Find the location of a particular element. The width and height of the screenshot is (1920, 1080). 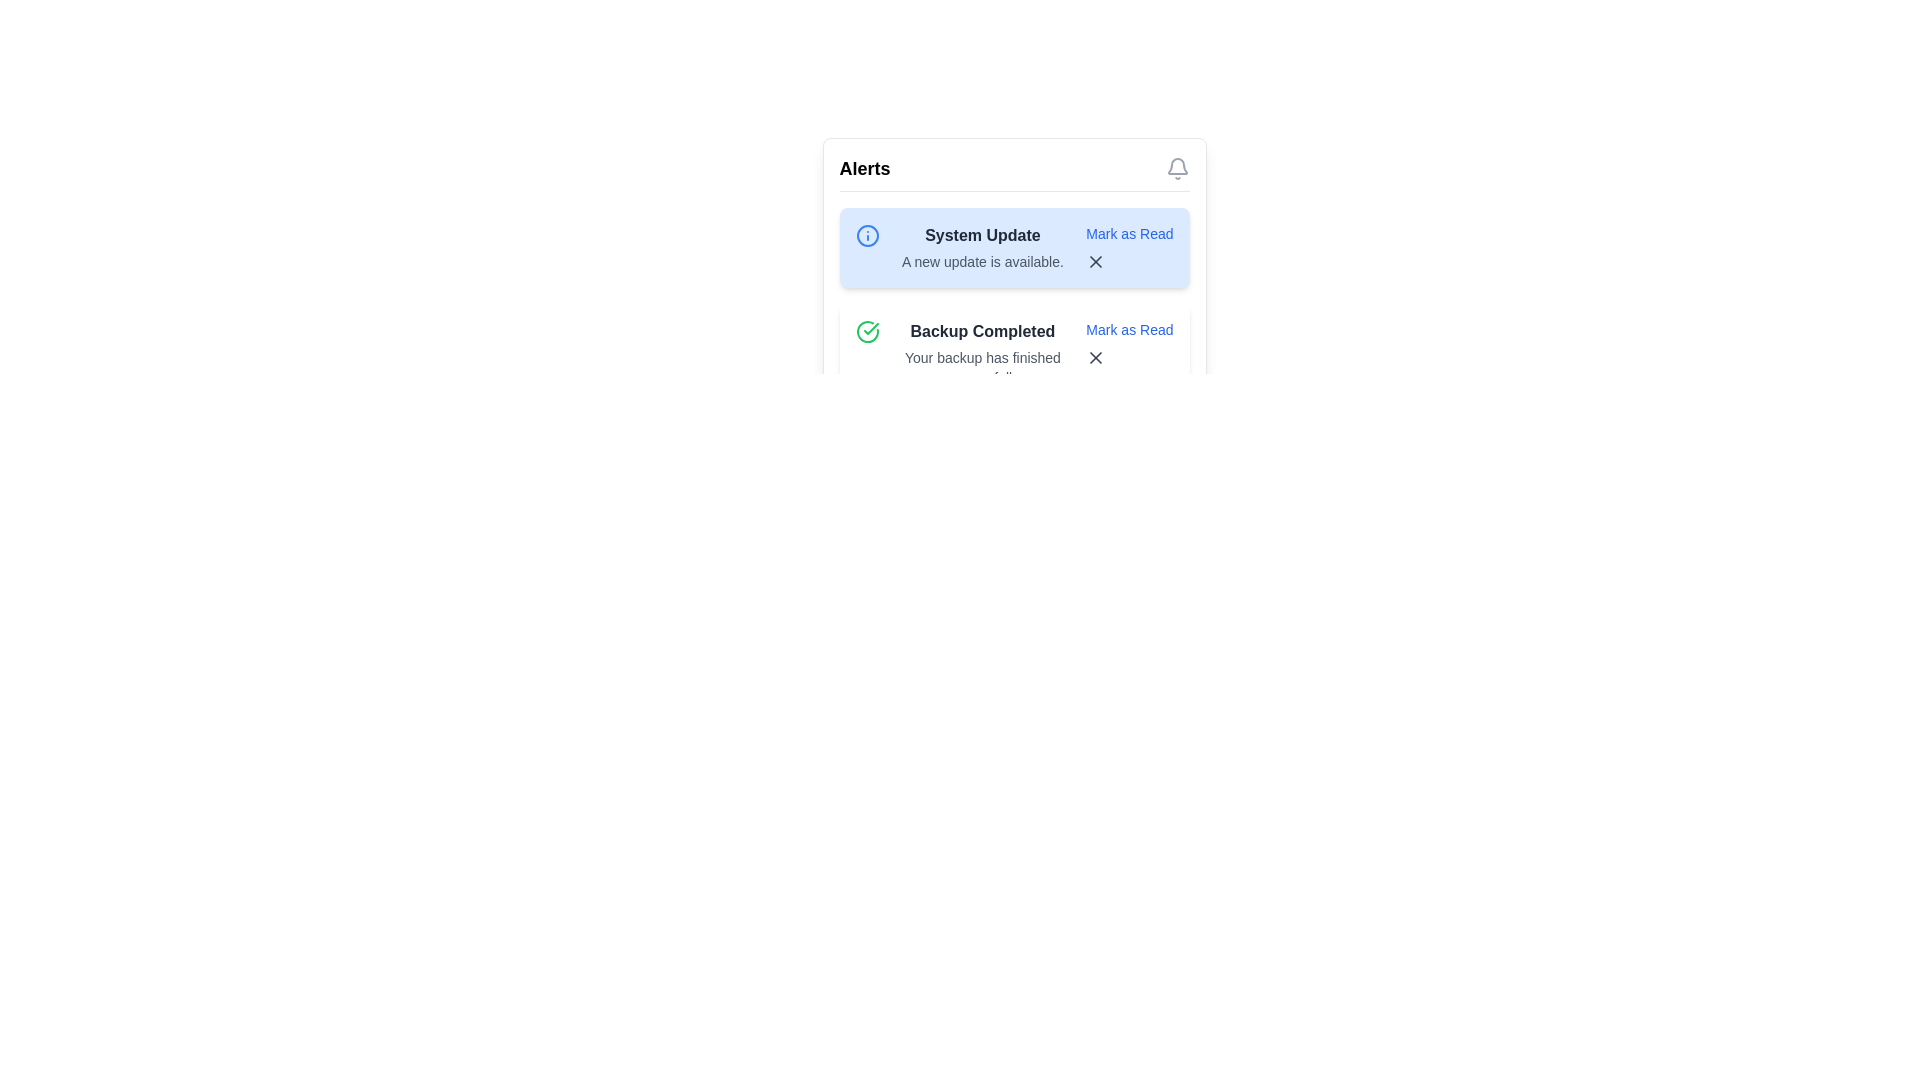

the information indicator icon for 'System Update' located at the far left of the notification card is located at coordinates (875, 234).